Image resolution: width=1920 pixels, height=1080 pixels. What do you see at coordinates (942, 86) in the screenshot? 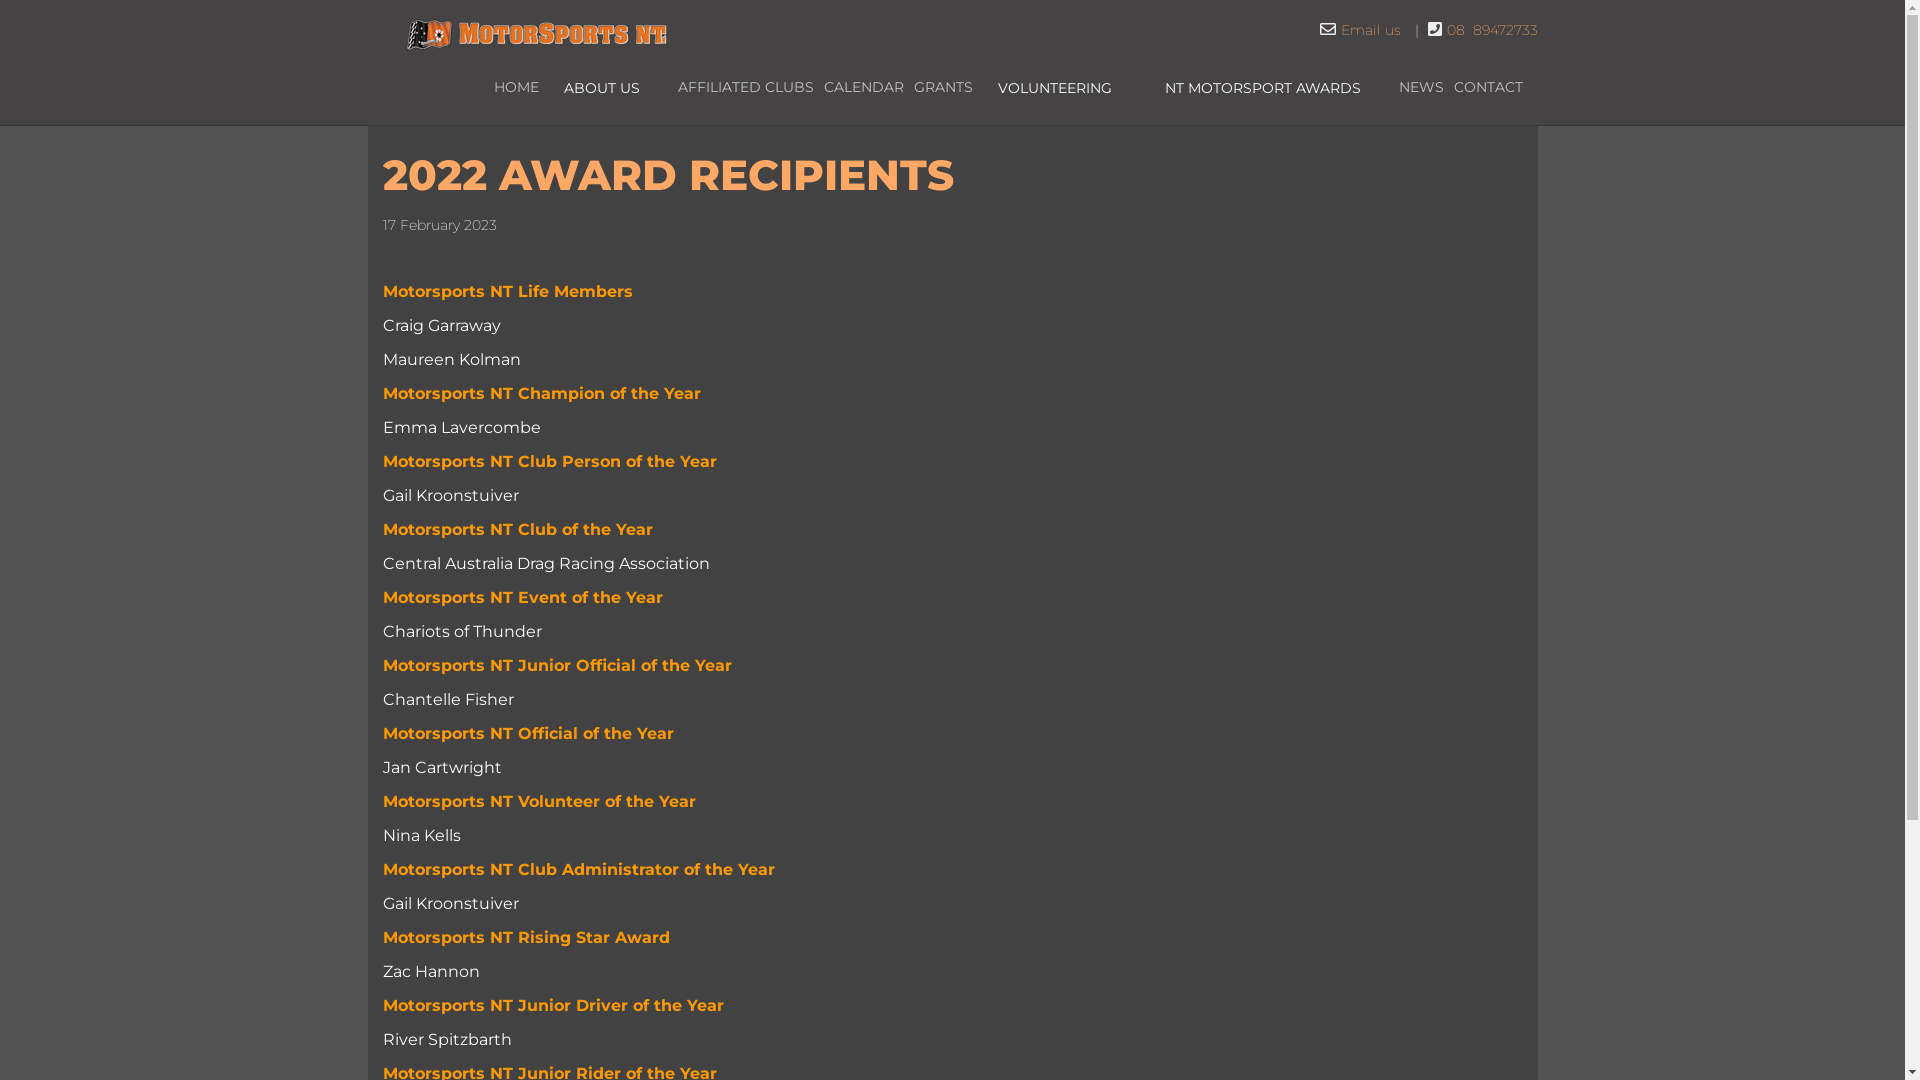
I see `'GRANTS'` at bounding box center [942, 86].